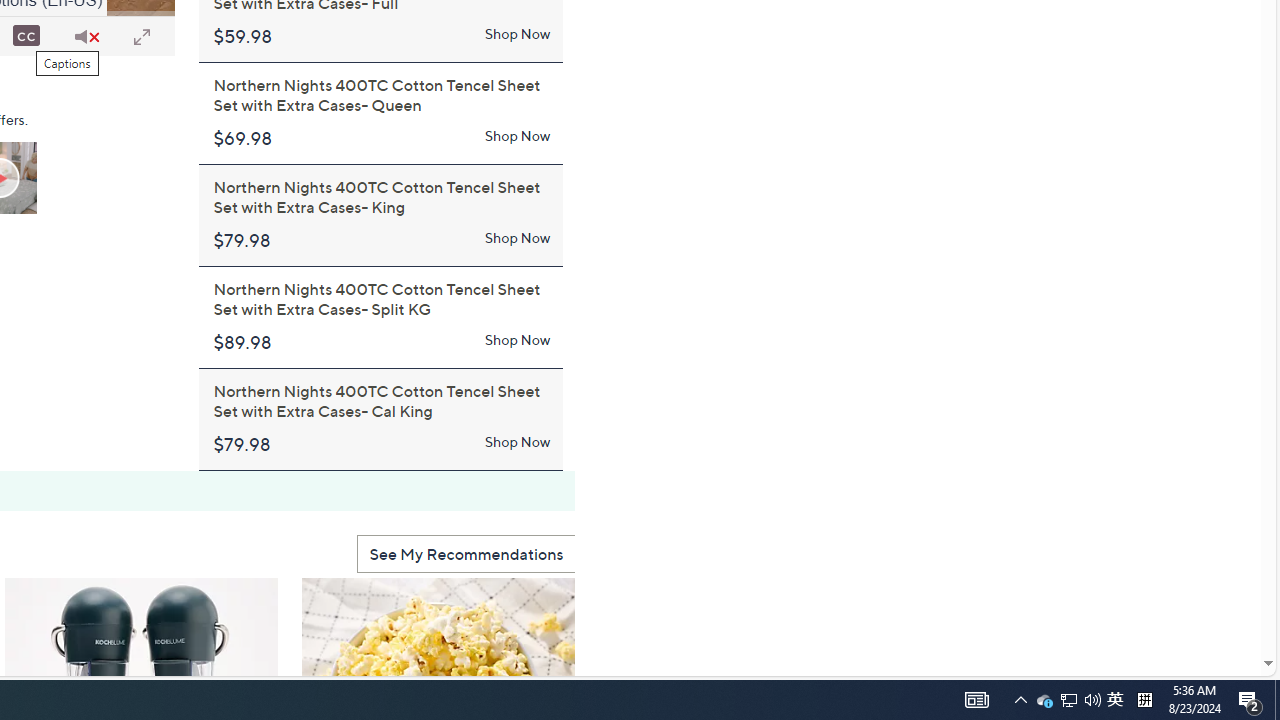 Image resolution: width=1280 pixels, height=720 pixels. Describe the element at coordinates (465, 553) in the screenshot. I see `'See My Recommendations'` at that location.